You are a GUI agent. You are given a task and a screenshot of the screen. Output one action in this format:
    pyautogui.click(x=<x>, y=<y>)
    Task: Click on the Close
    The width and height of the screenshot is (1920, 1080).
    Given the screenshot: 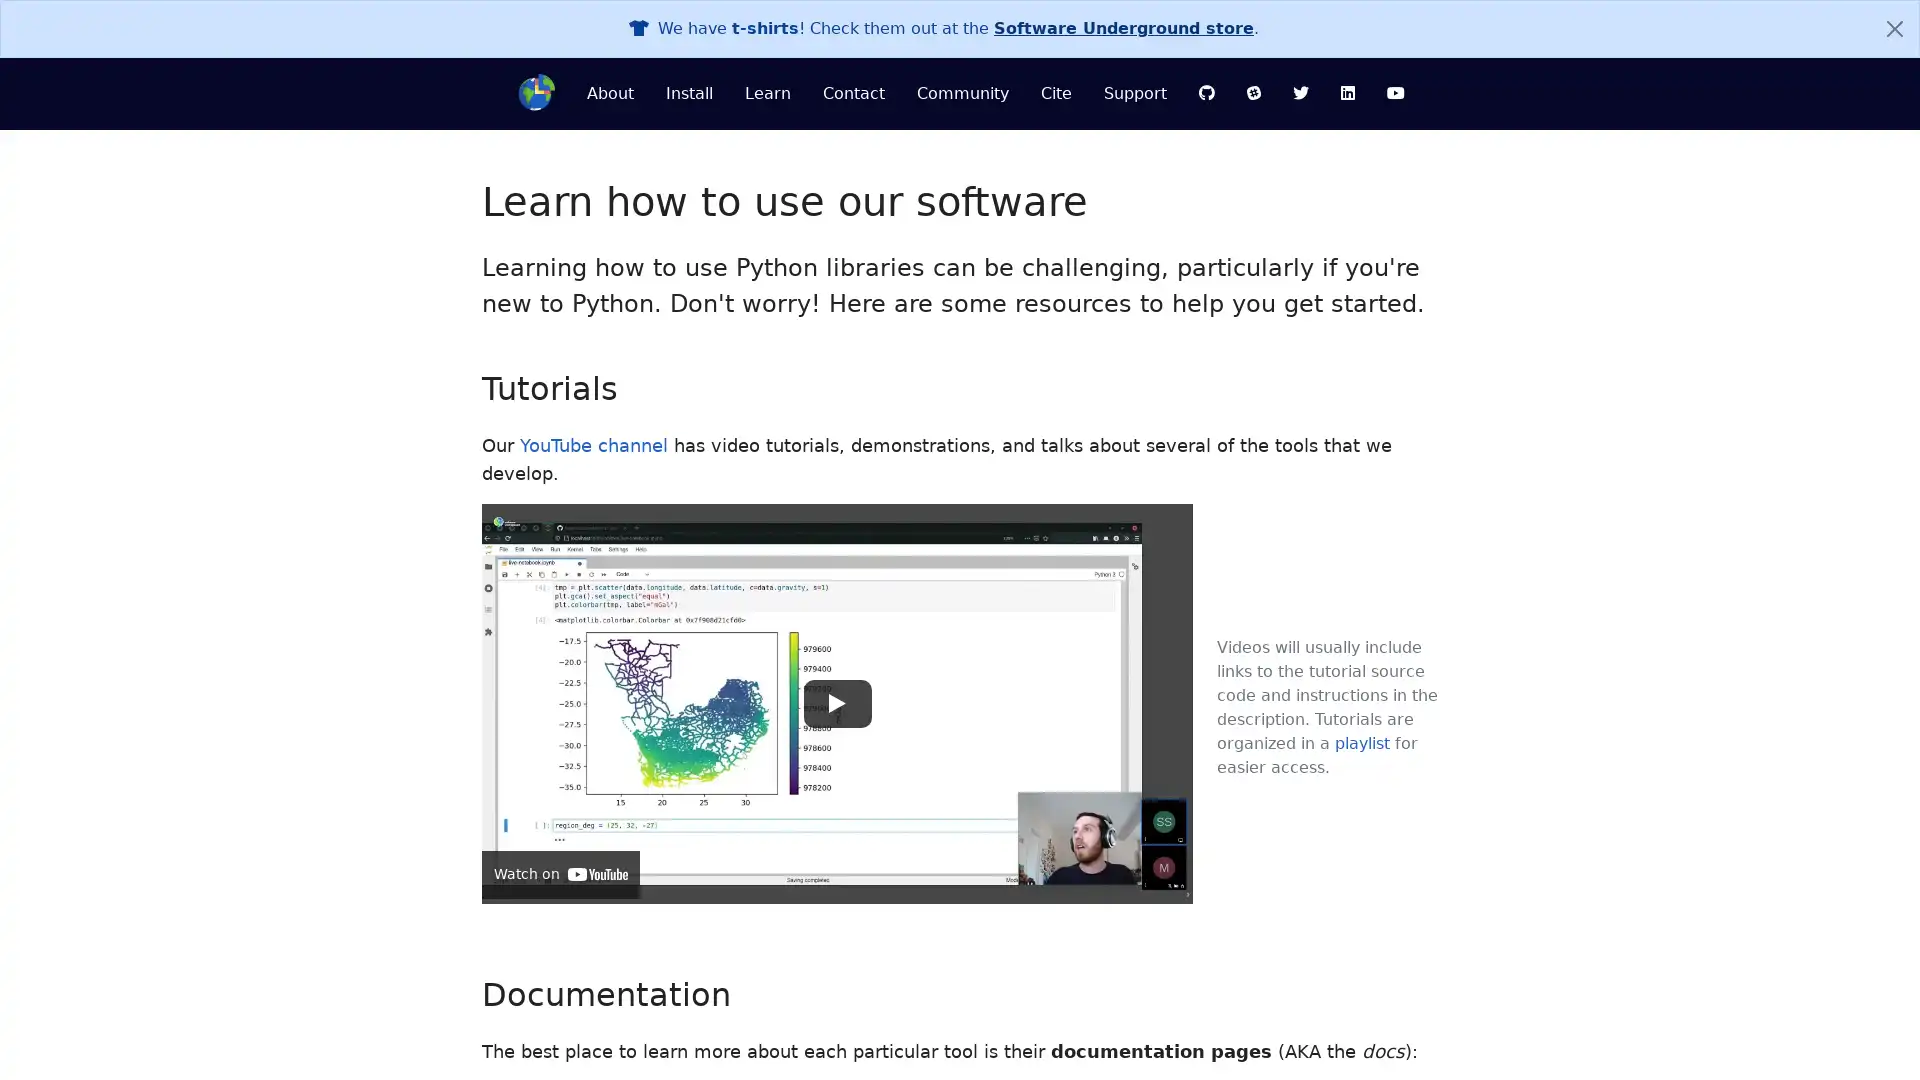 What is the action you would take?
    pyautogui.click(x=1894, y=29)
    